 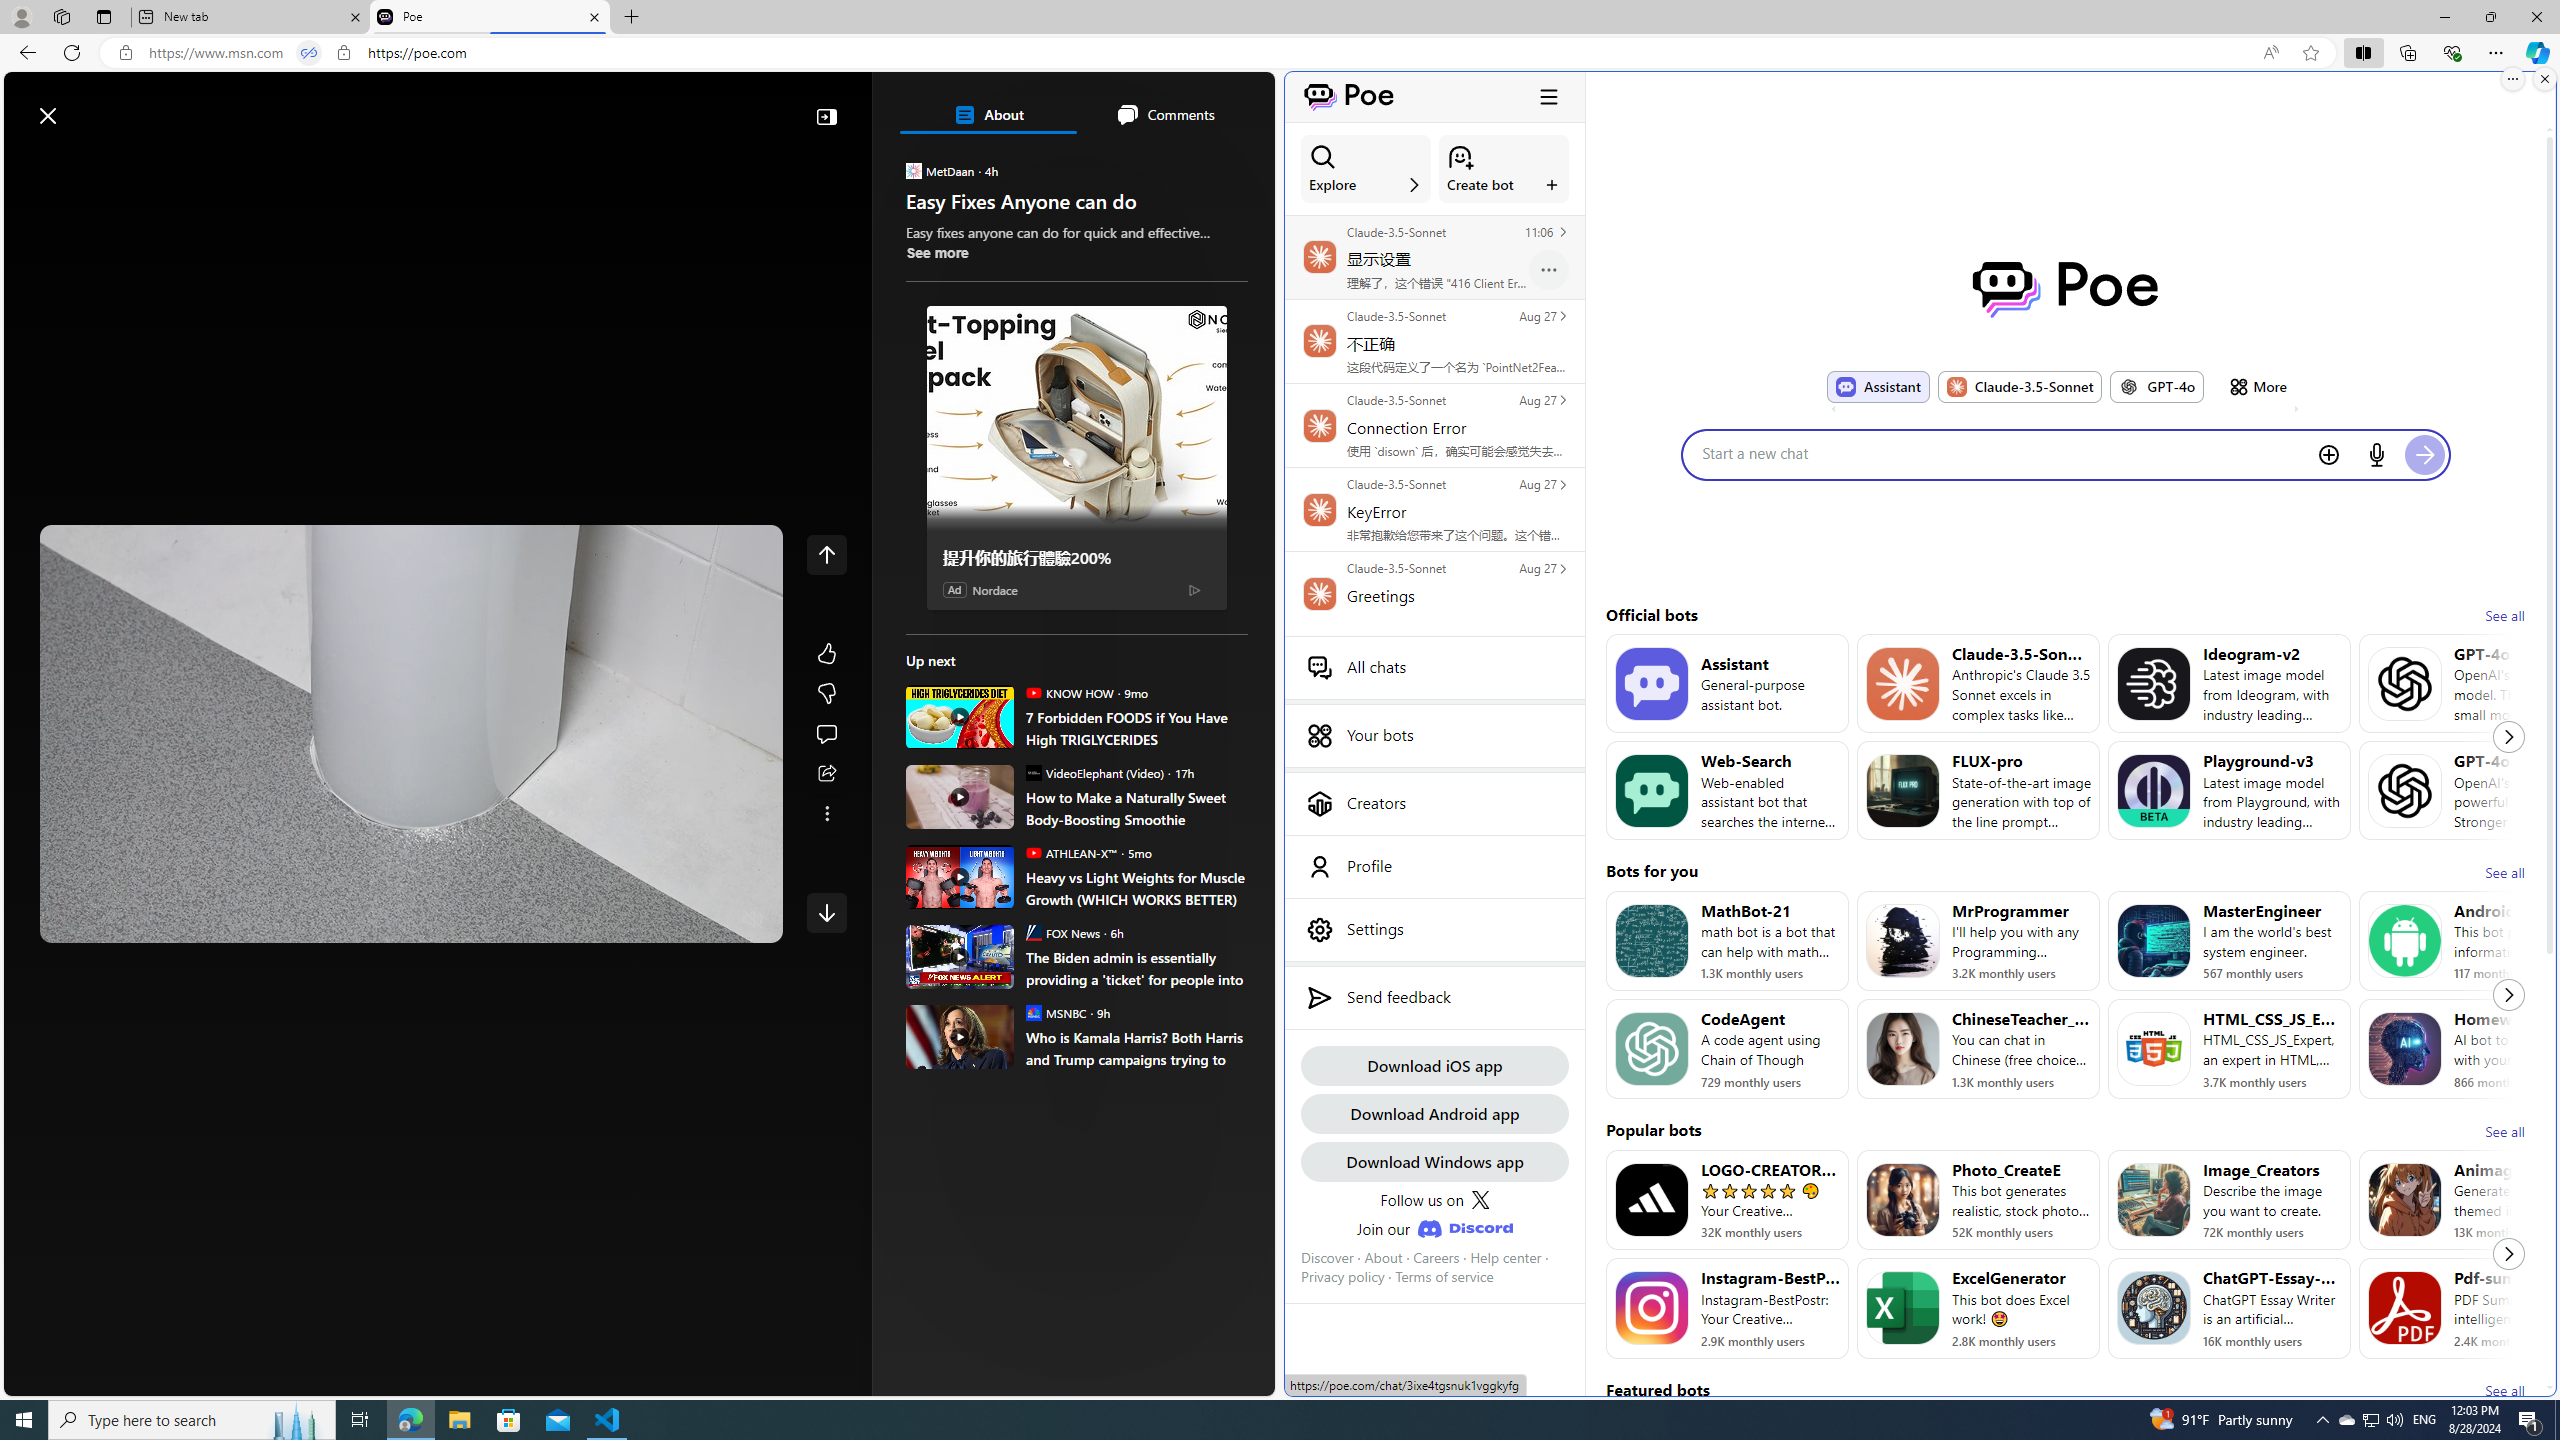 I want to click on 'Like', so click(x=826, y=652).